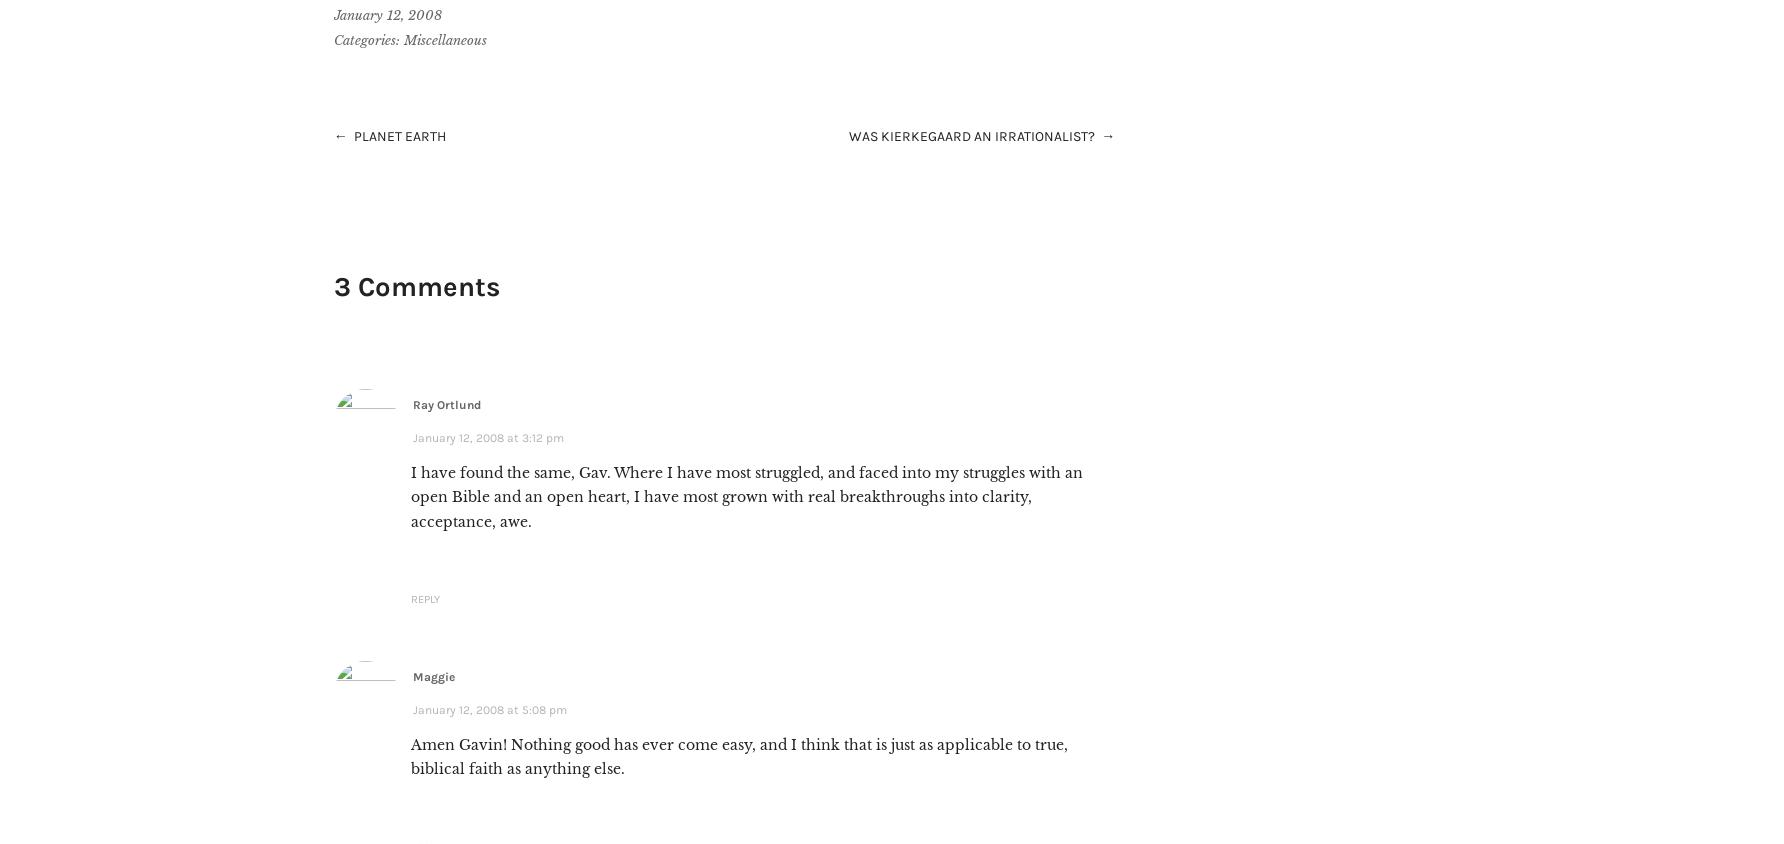  I want to click on 'January 12, 2008 at 5:08 pm', so click(488, 707).